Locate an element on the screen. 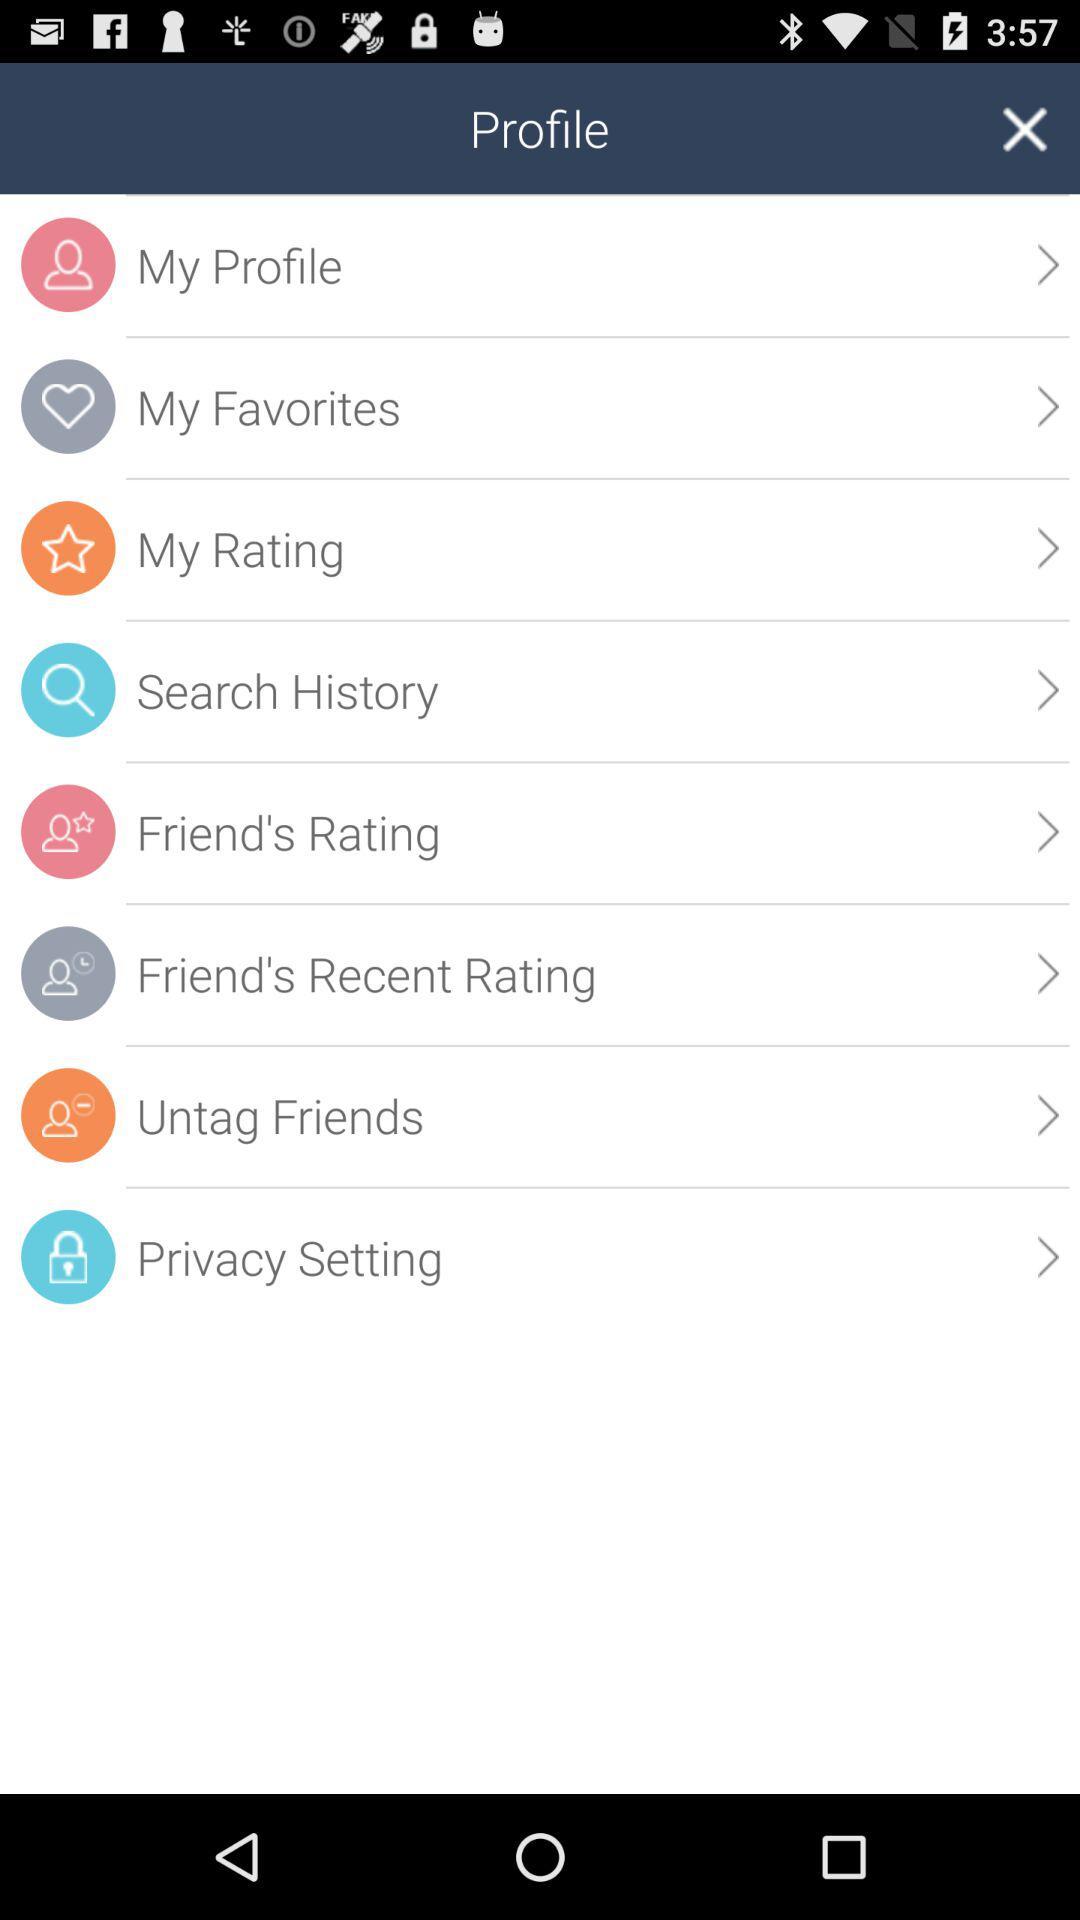  the my profile item is located at coordinates (596, 264).